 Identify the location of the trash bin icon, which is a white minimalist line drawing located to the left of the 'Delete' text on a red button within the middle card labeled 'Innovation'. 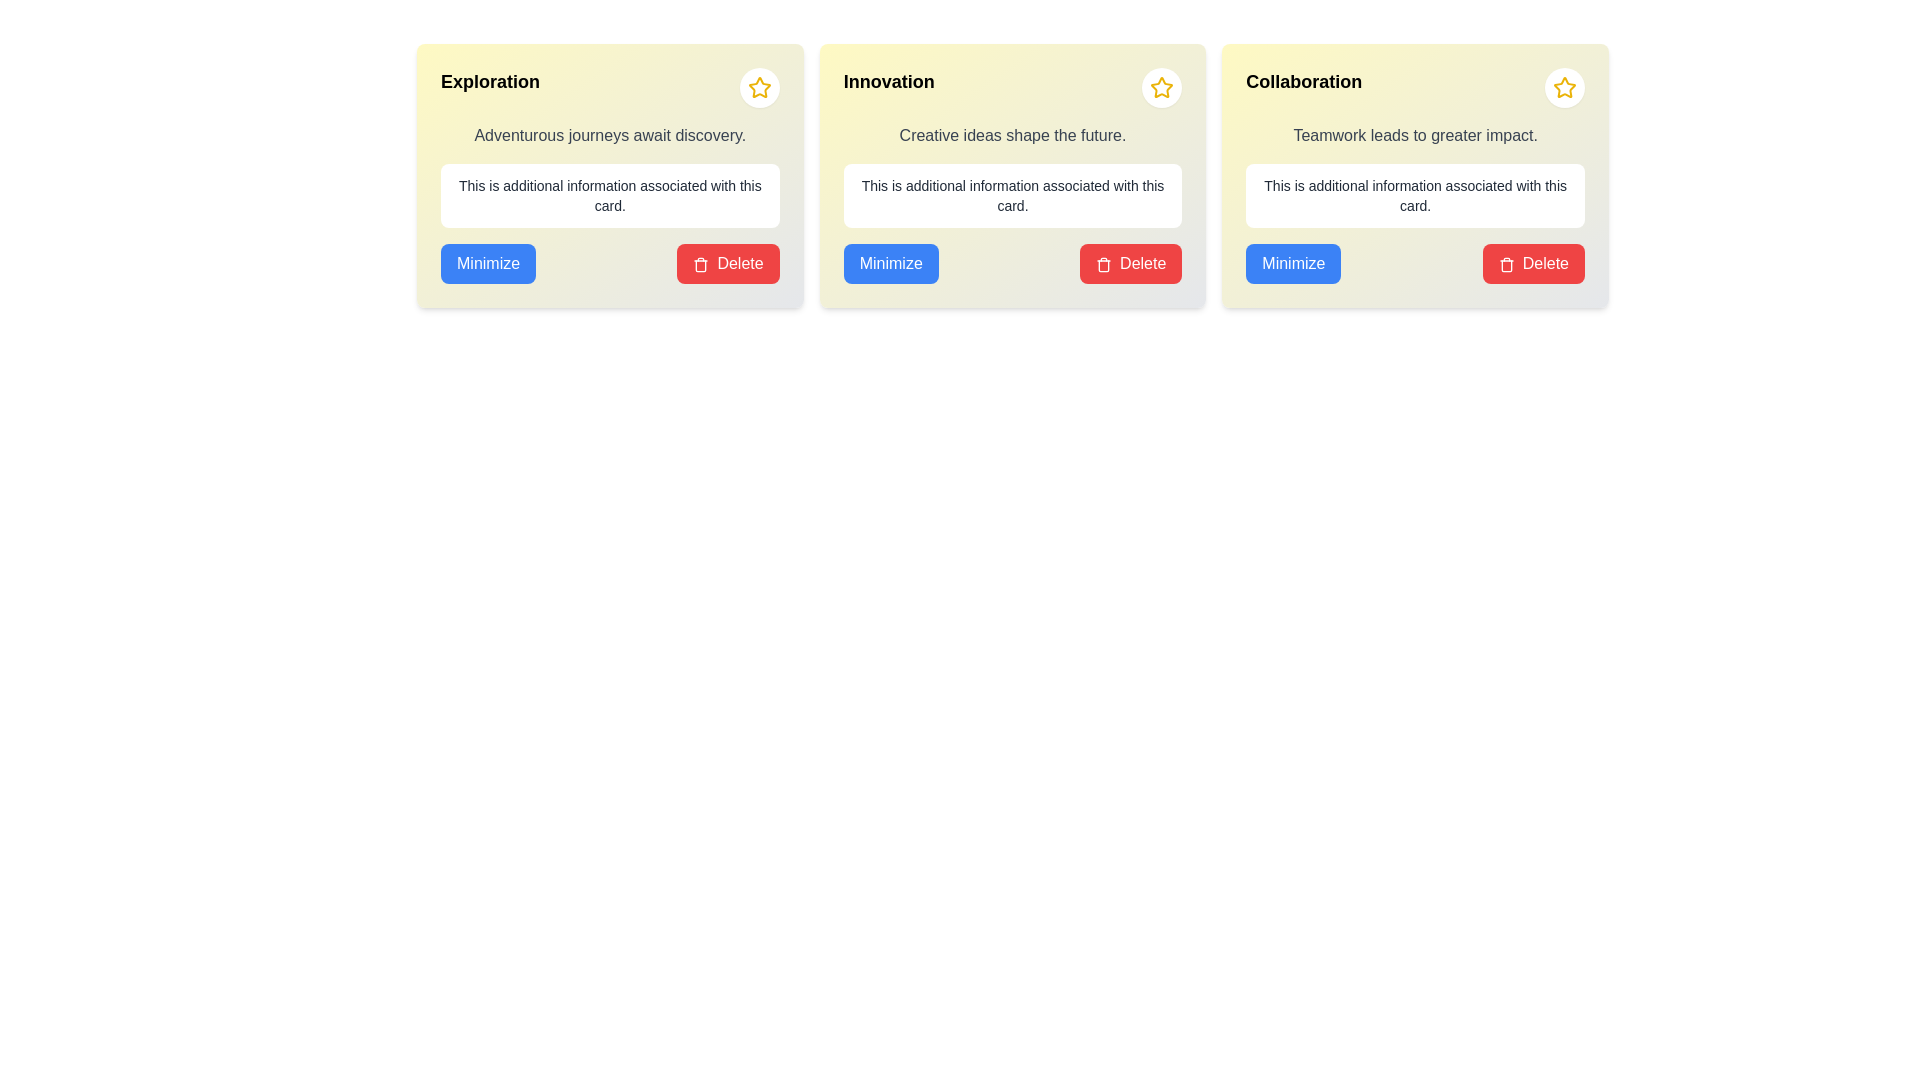
(1103, 263).